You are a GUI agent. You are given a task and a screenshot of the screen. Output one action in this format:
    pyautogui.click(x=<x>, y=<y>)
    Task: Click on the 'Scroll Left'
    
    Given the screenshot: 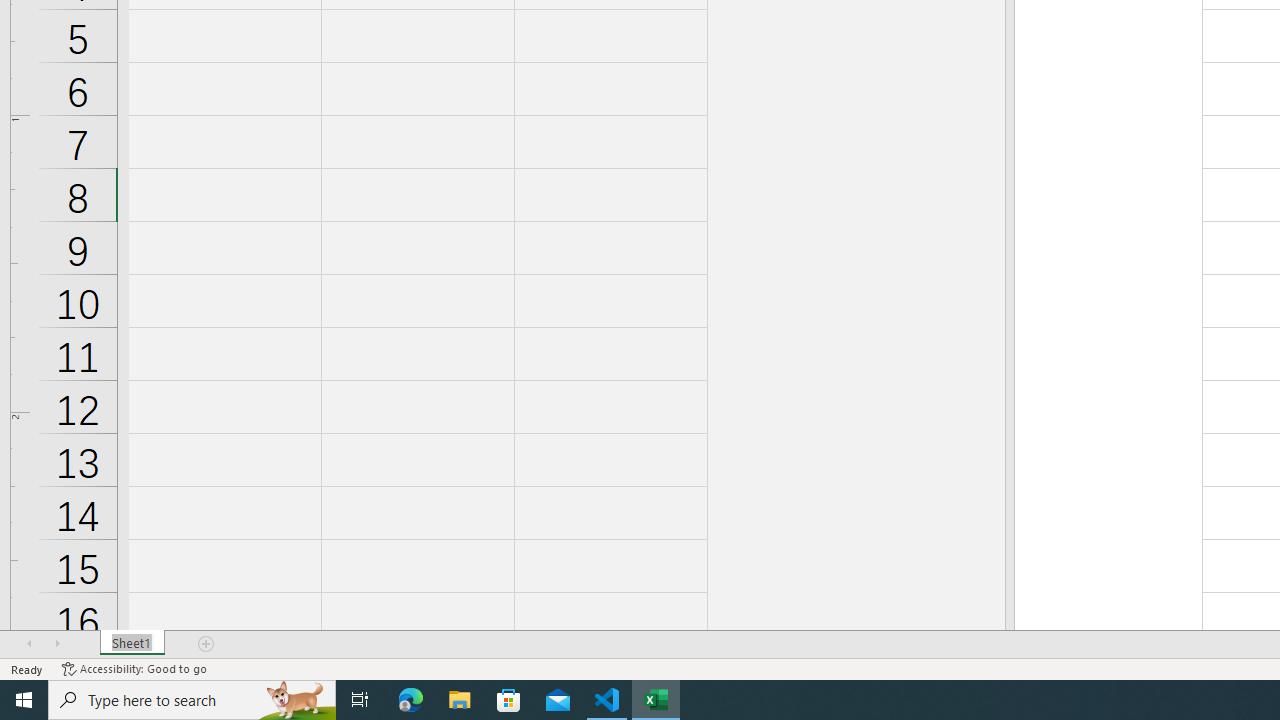 What is the action you would take?
    pyautogui.click(x=29, y=644)
    